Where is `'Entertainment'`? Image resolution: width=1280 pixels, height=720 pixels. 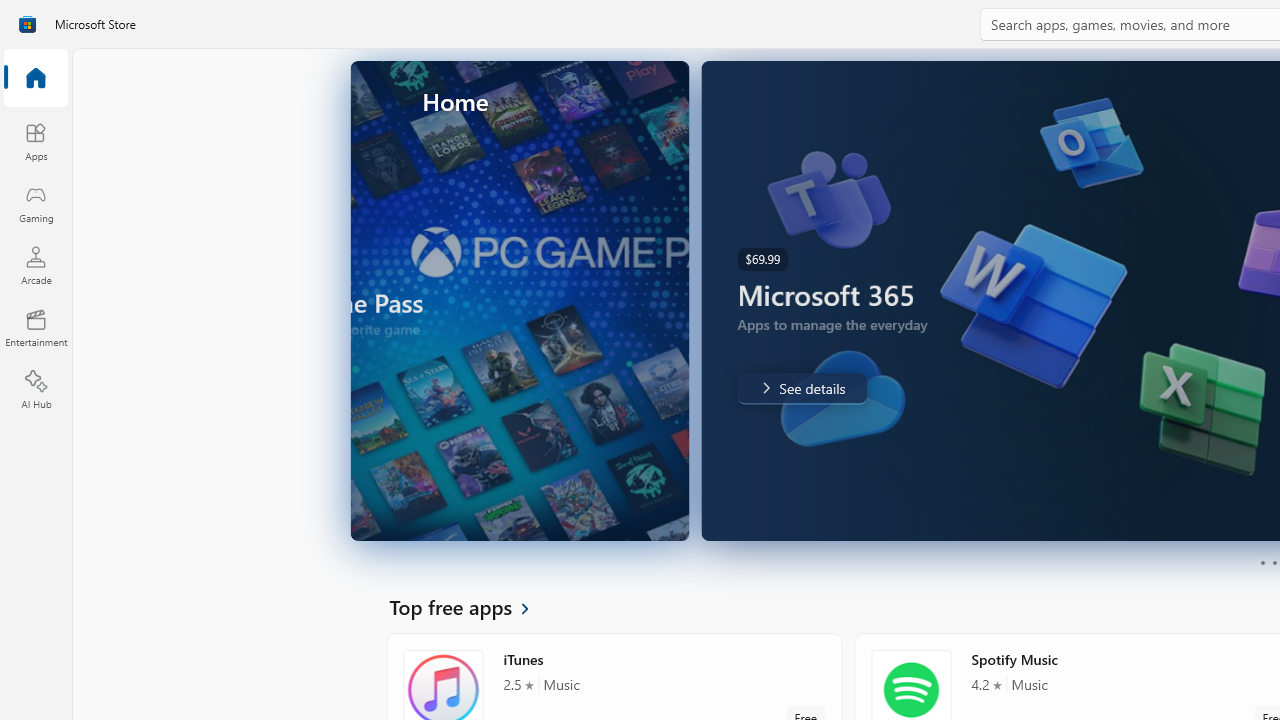
'Entertainment' is located at coordinates (35, 326).